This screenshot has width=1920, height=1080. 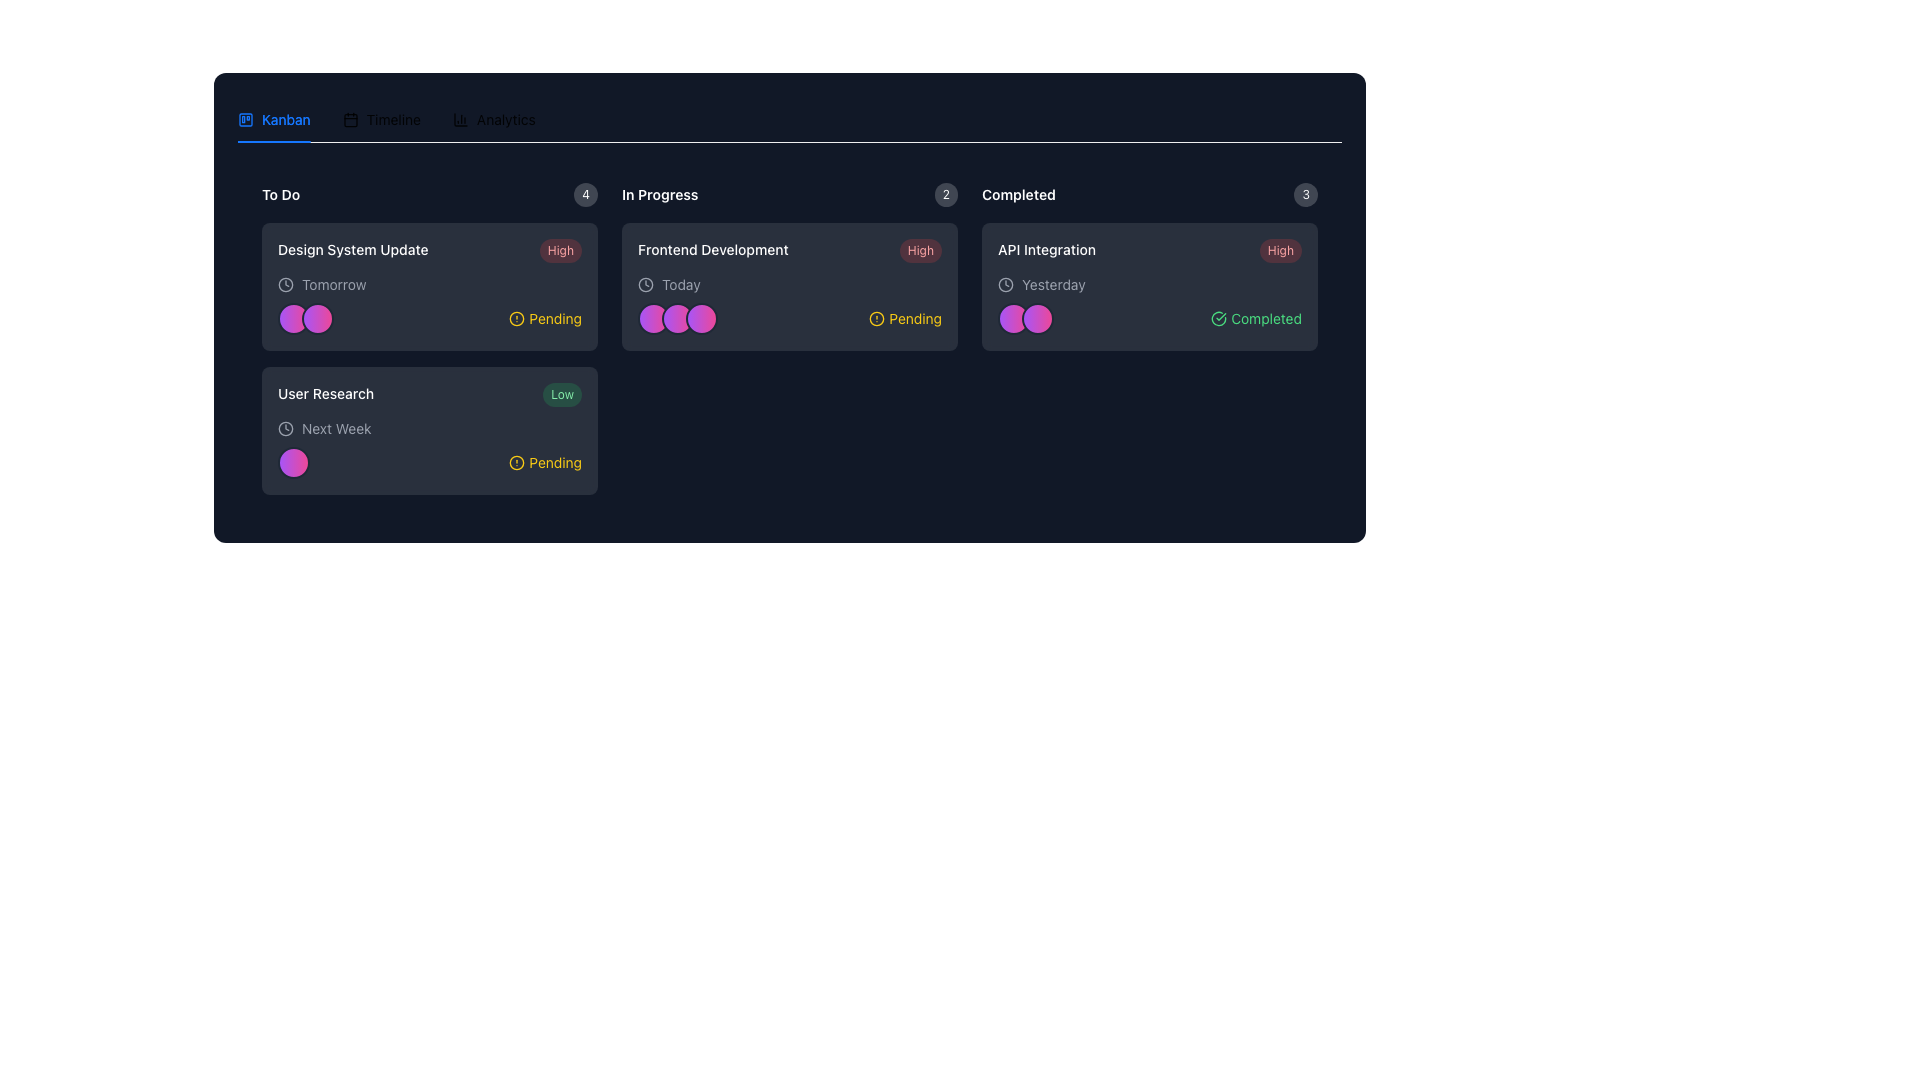 I want to click on the card containing the 'Frontend Development' text and 'High' badge located in the 'In Progress' column of the kanban board, so click(x=789, y=249).